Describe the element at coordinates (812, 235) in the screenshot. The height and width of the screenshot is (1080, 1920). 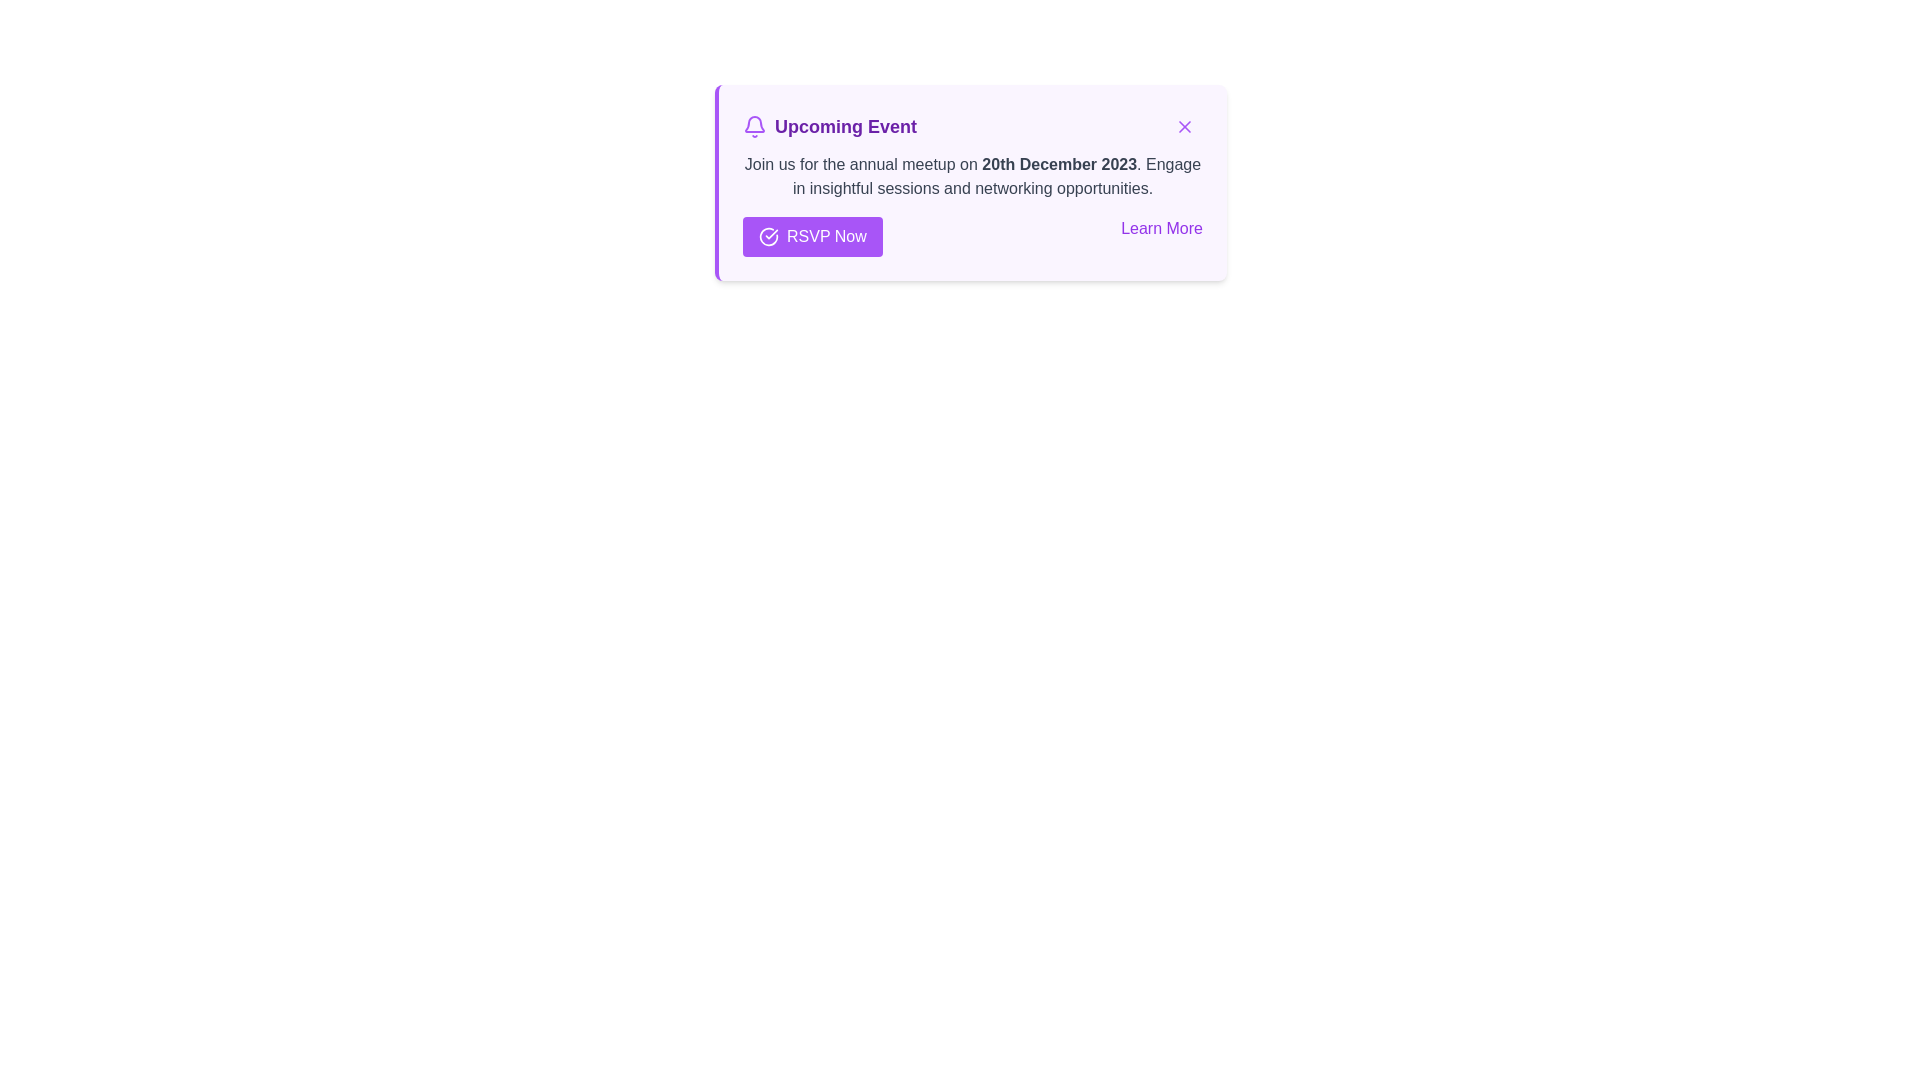
I see `the 'RSVP Now' button with keyboard navigation, identified by its purple background, white text, and checkmark icon on the left` at that location.